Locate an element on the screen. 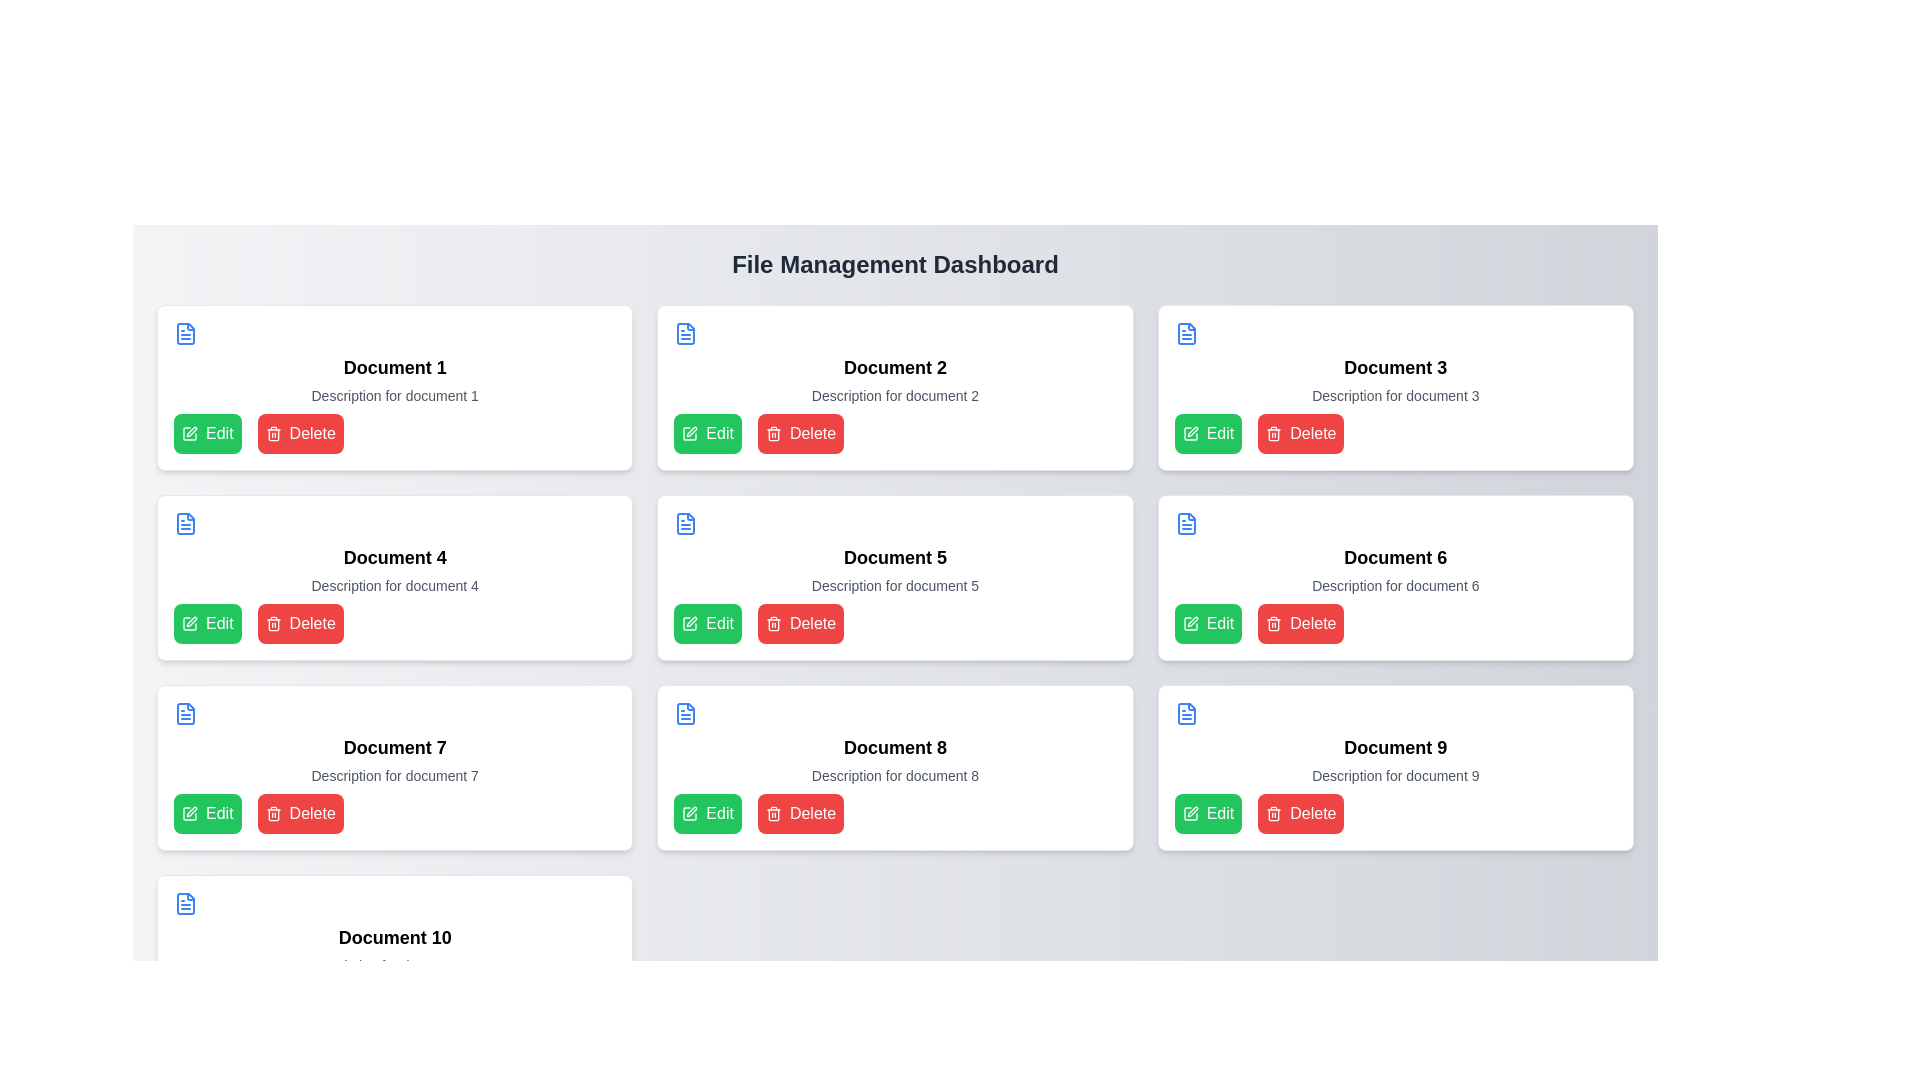 The width and height of the screenshot is (1920, 1080). the red trash can icon located within the 'Delete' button for 'Document 1' is located at coordinates (272, 433).